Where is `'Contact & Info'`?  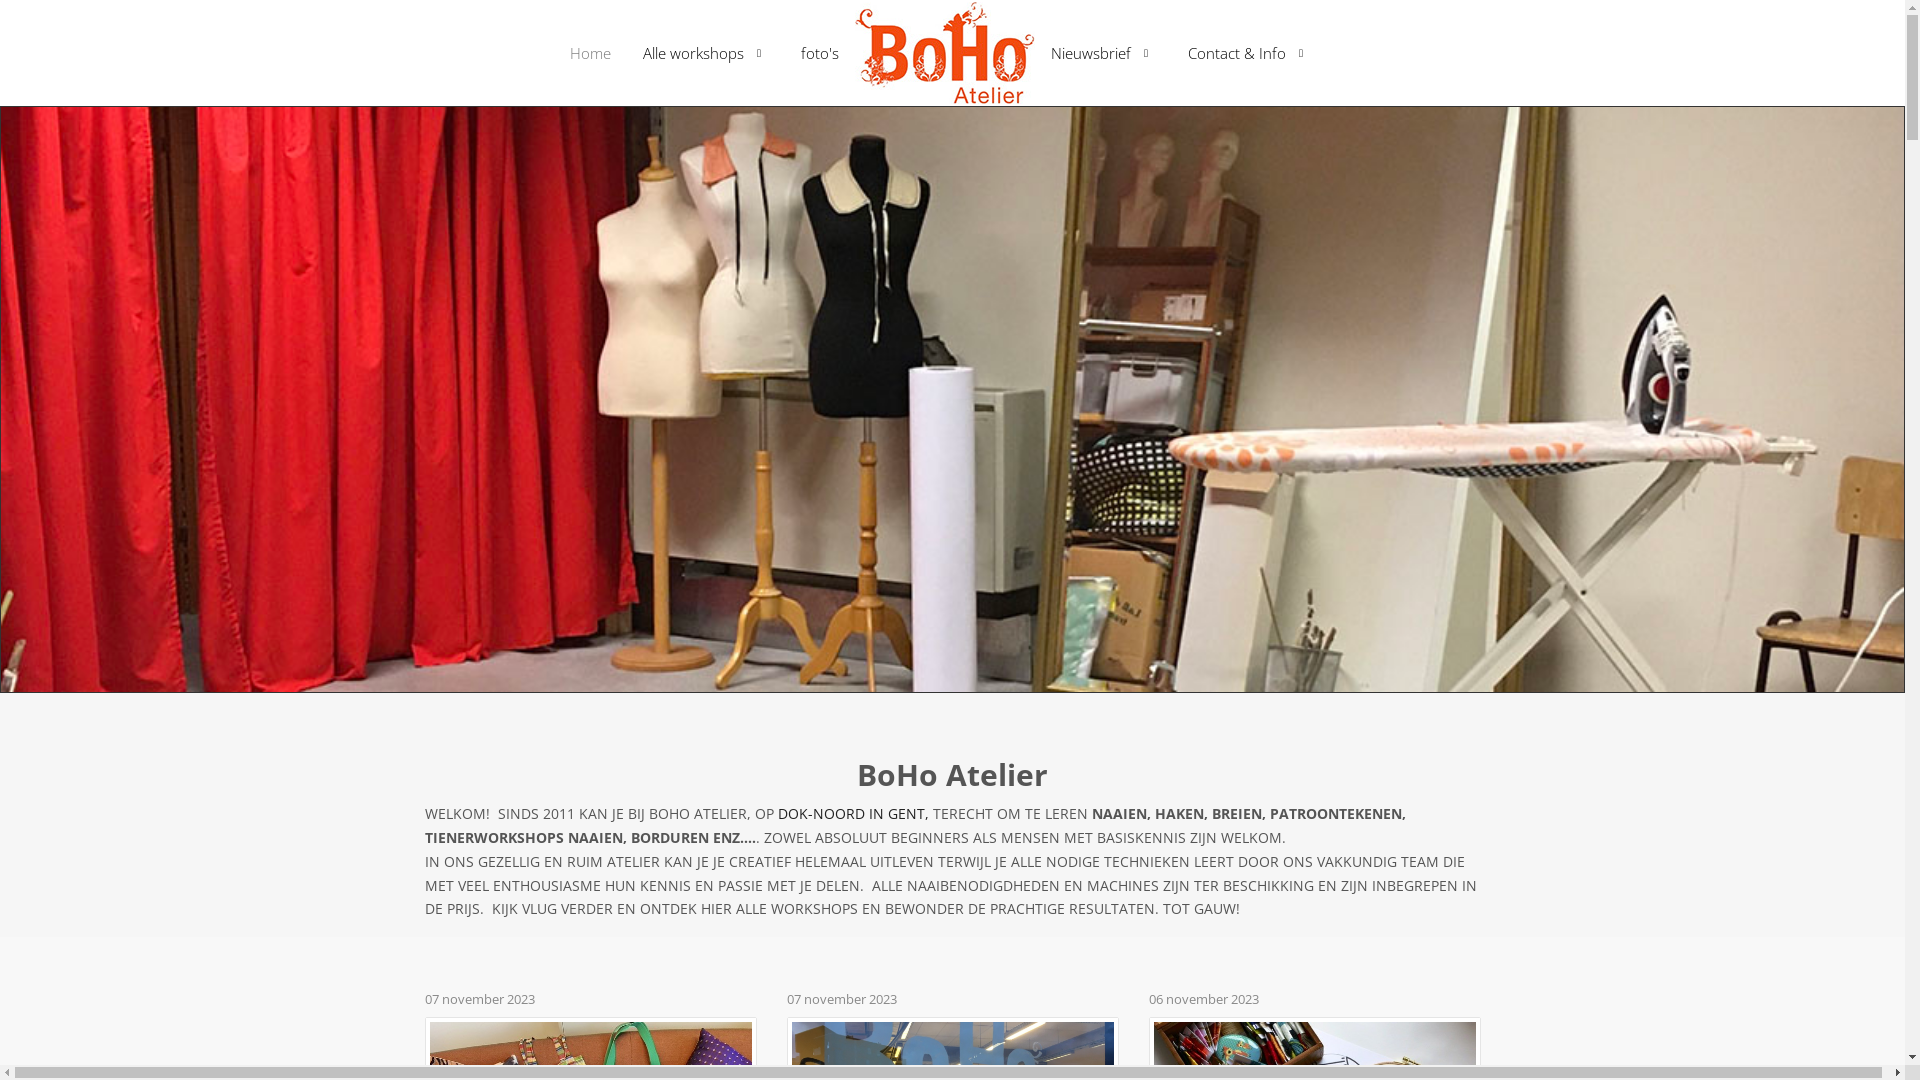 'Contact & Info' is located at coordinates (1171, 52).